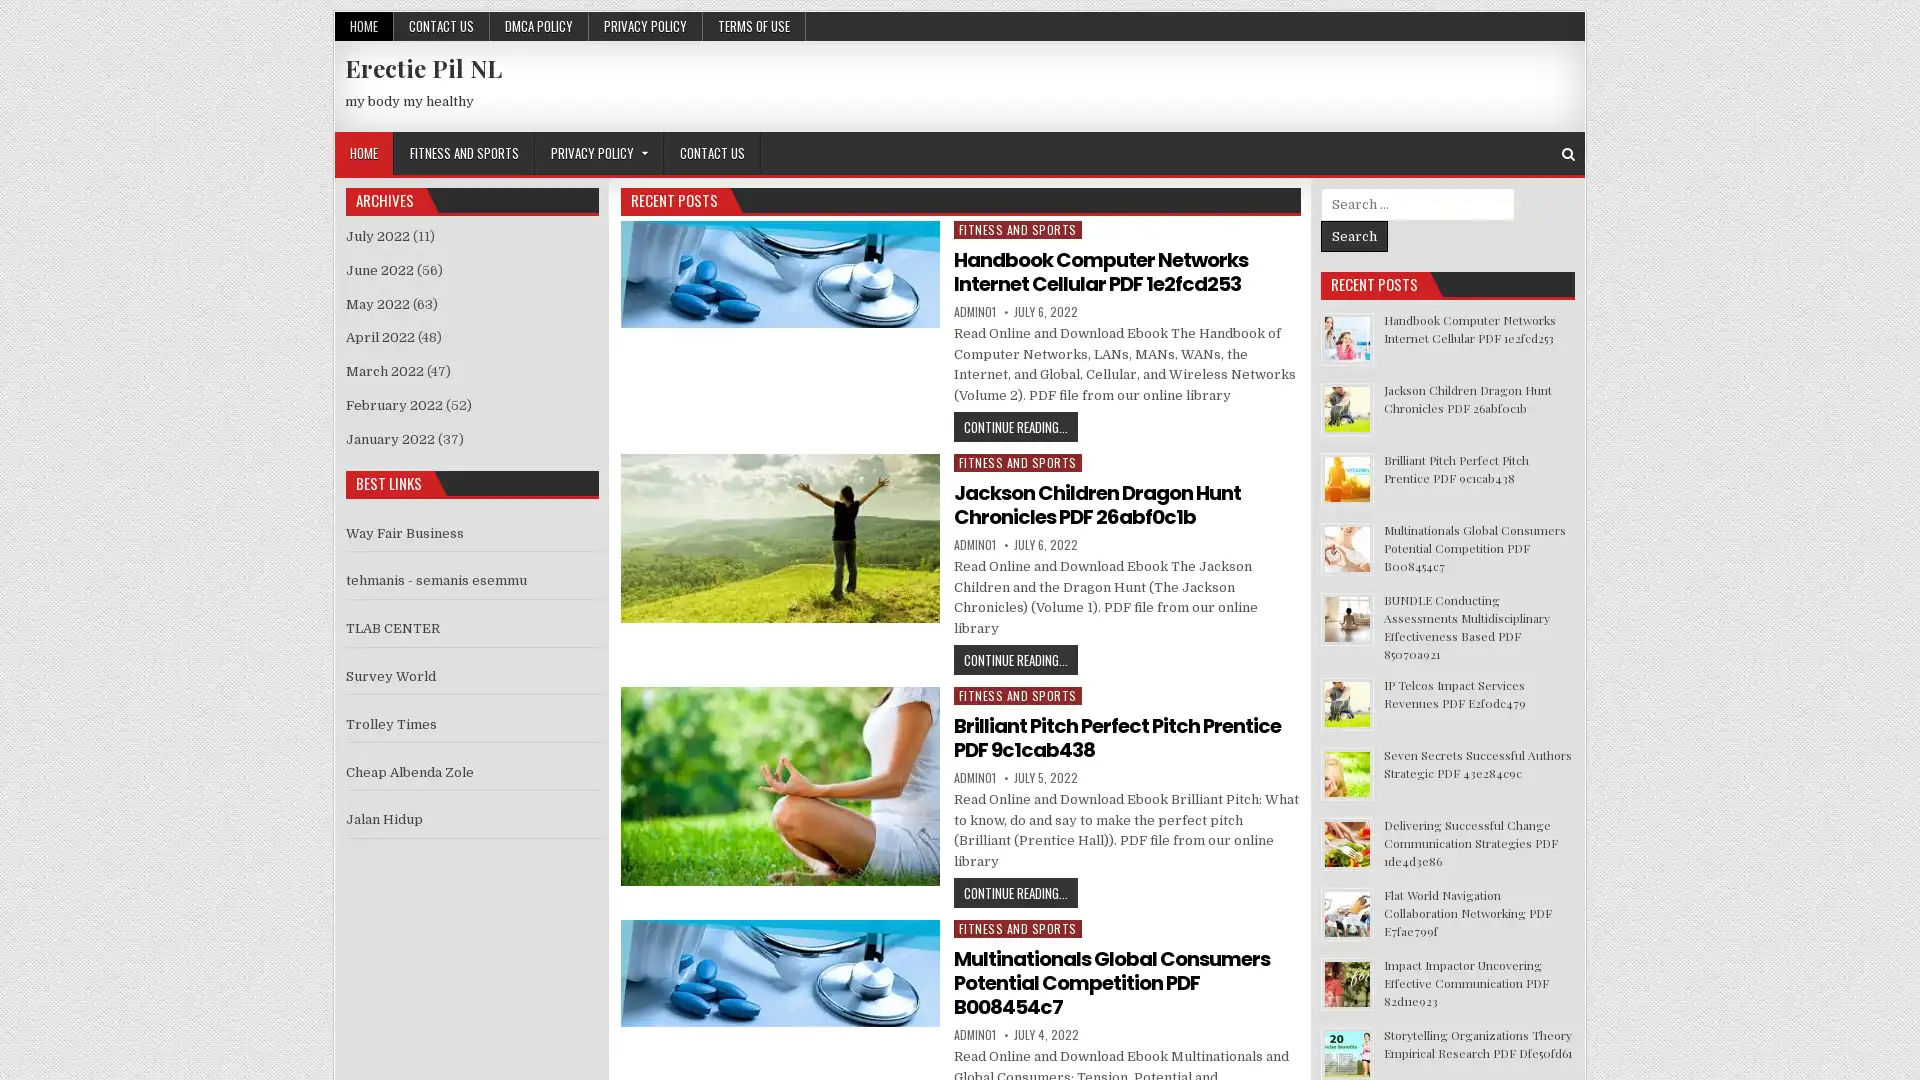 Image resolution: width=1920 pixels, height=1080 pixels. Describe the element at coordinates (1354, 235) in the screenshot. I see `Search` at that location.